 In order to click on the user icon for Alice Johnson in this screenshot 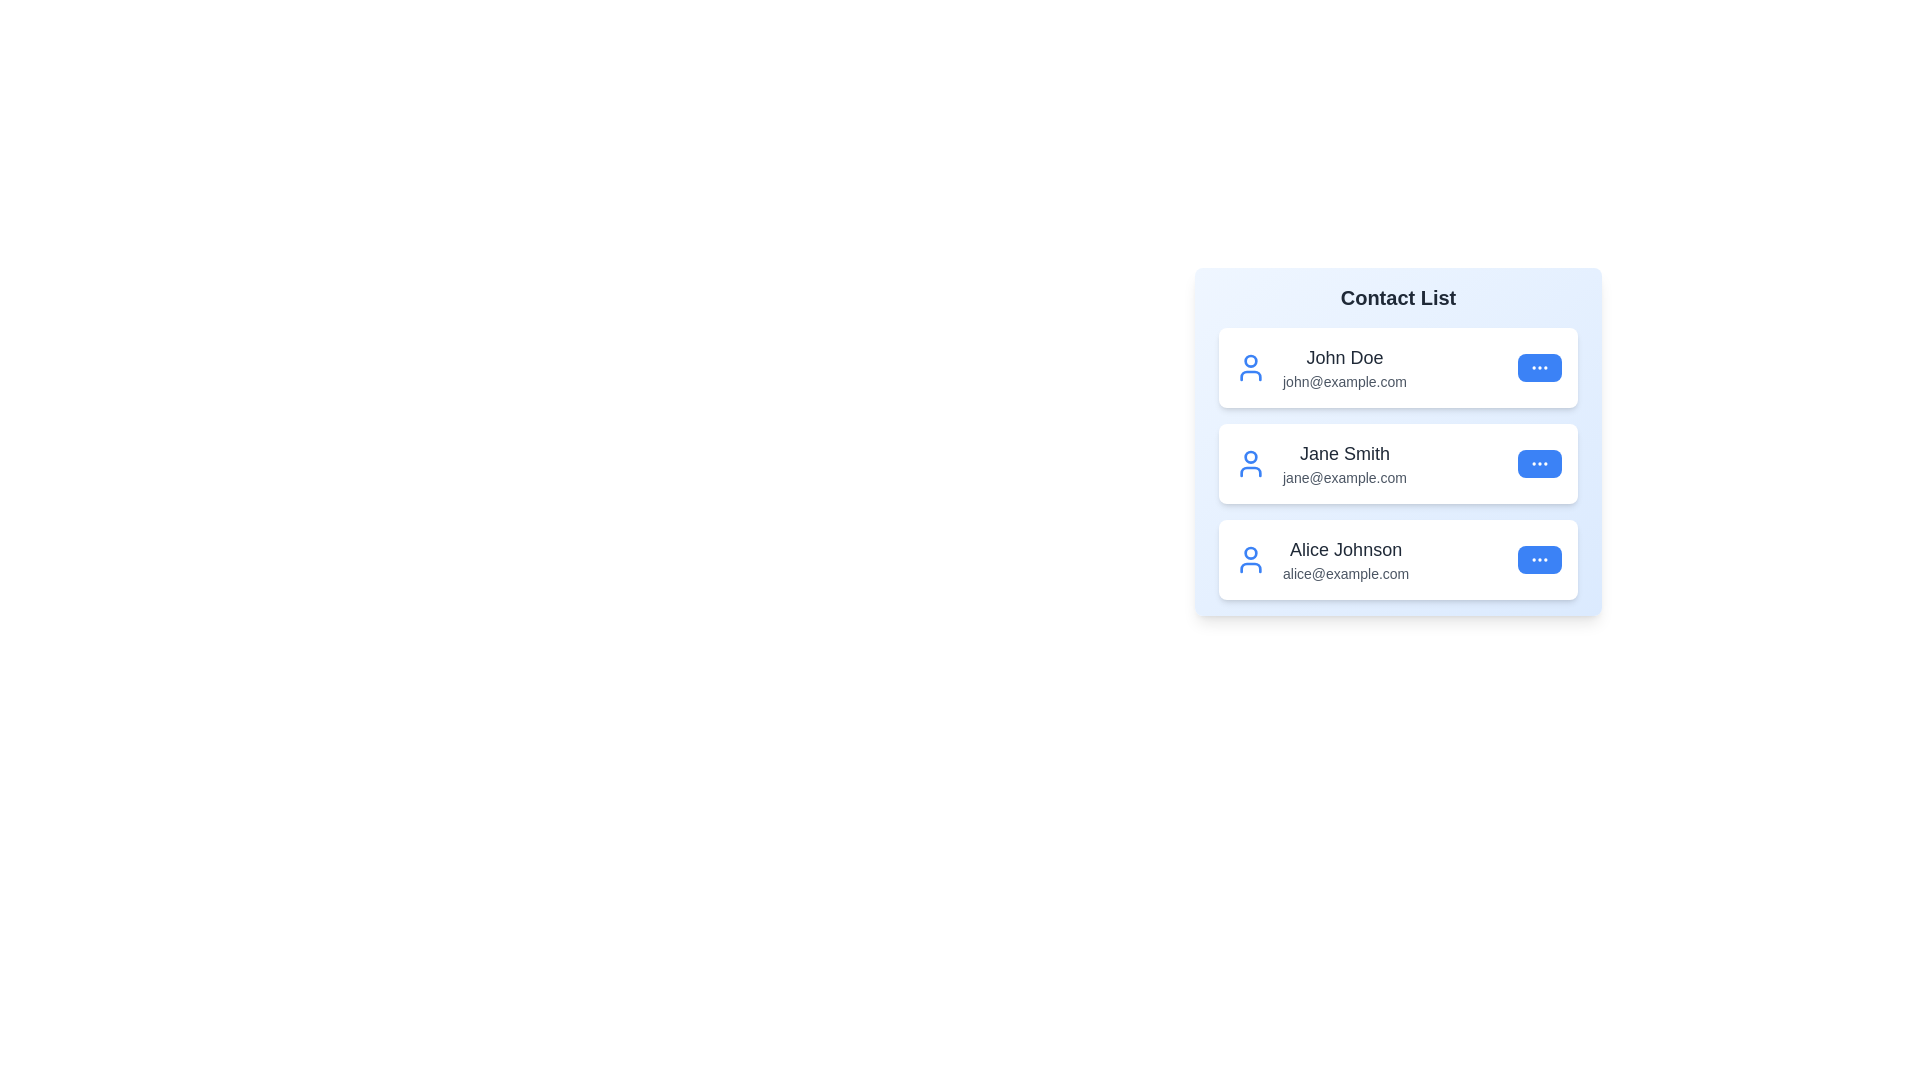, I will do `click(1250, 559)`.